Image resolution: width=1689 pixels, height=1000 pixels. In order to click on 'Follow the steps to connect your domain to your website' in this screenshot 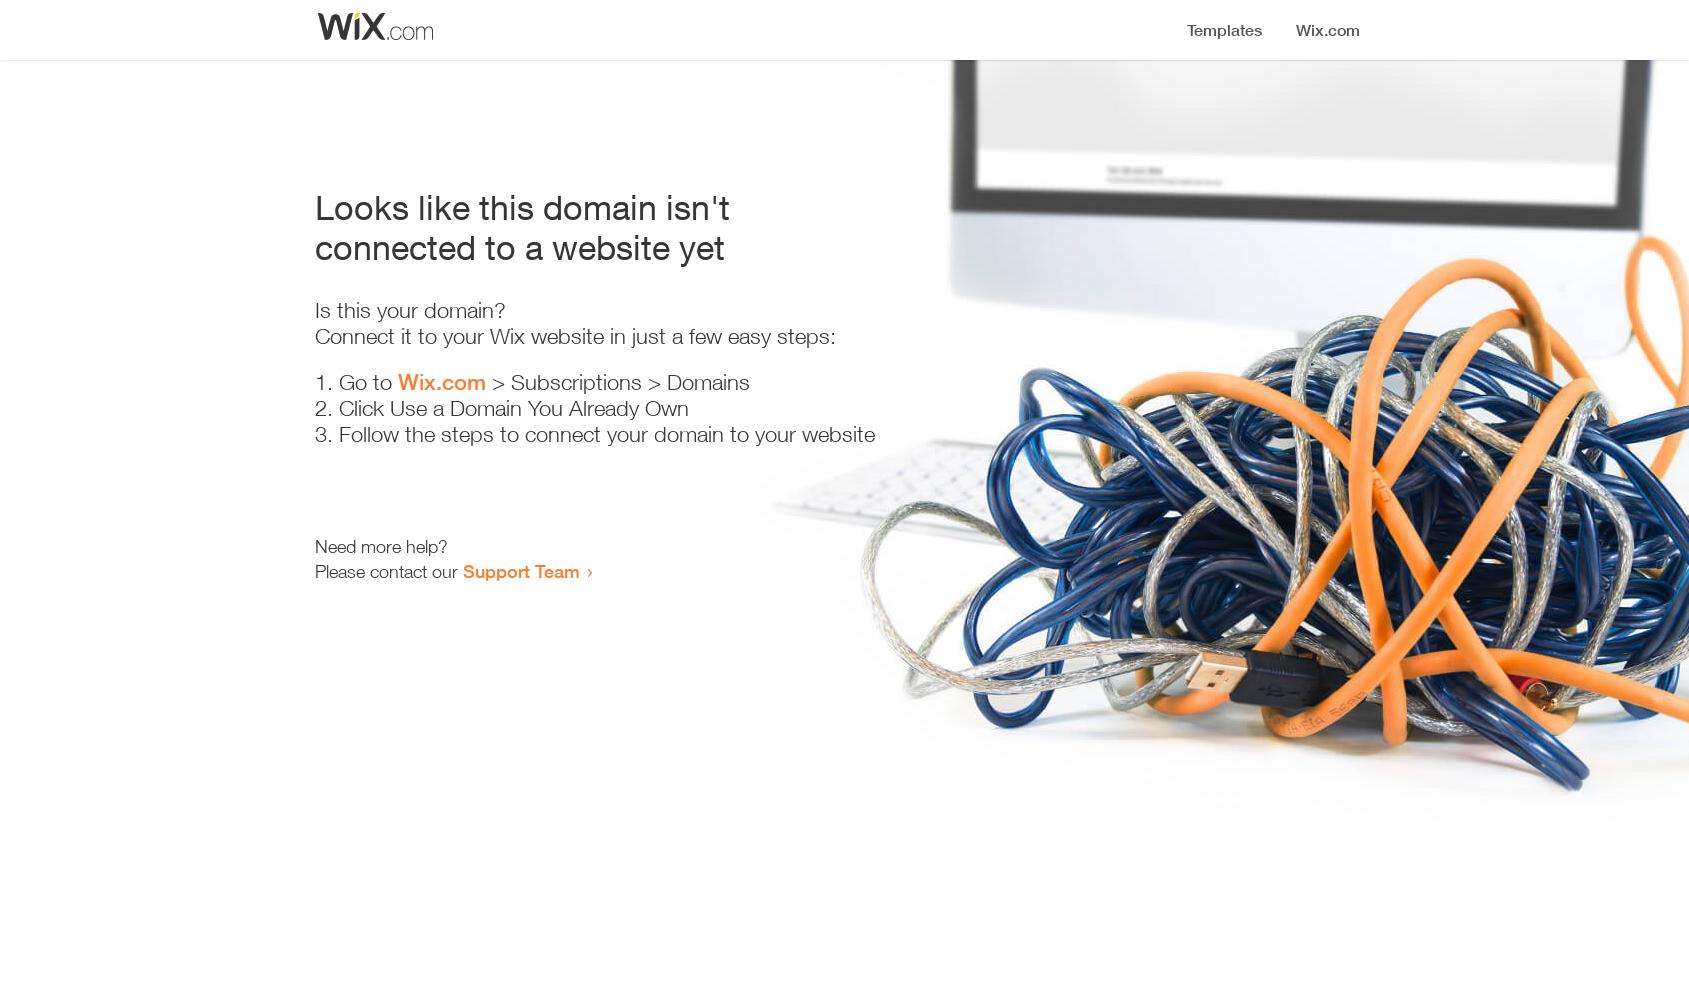, I will do `click(605, 434)`.